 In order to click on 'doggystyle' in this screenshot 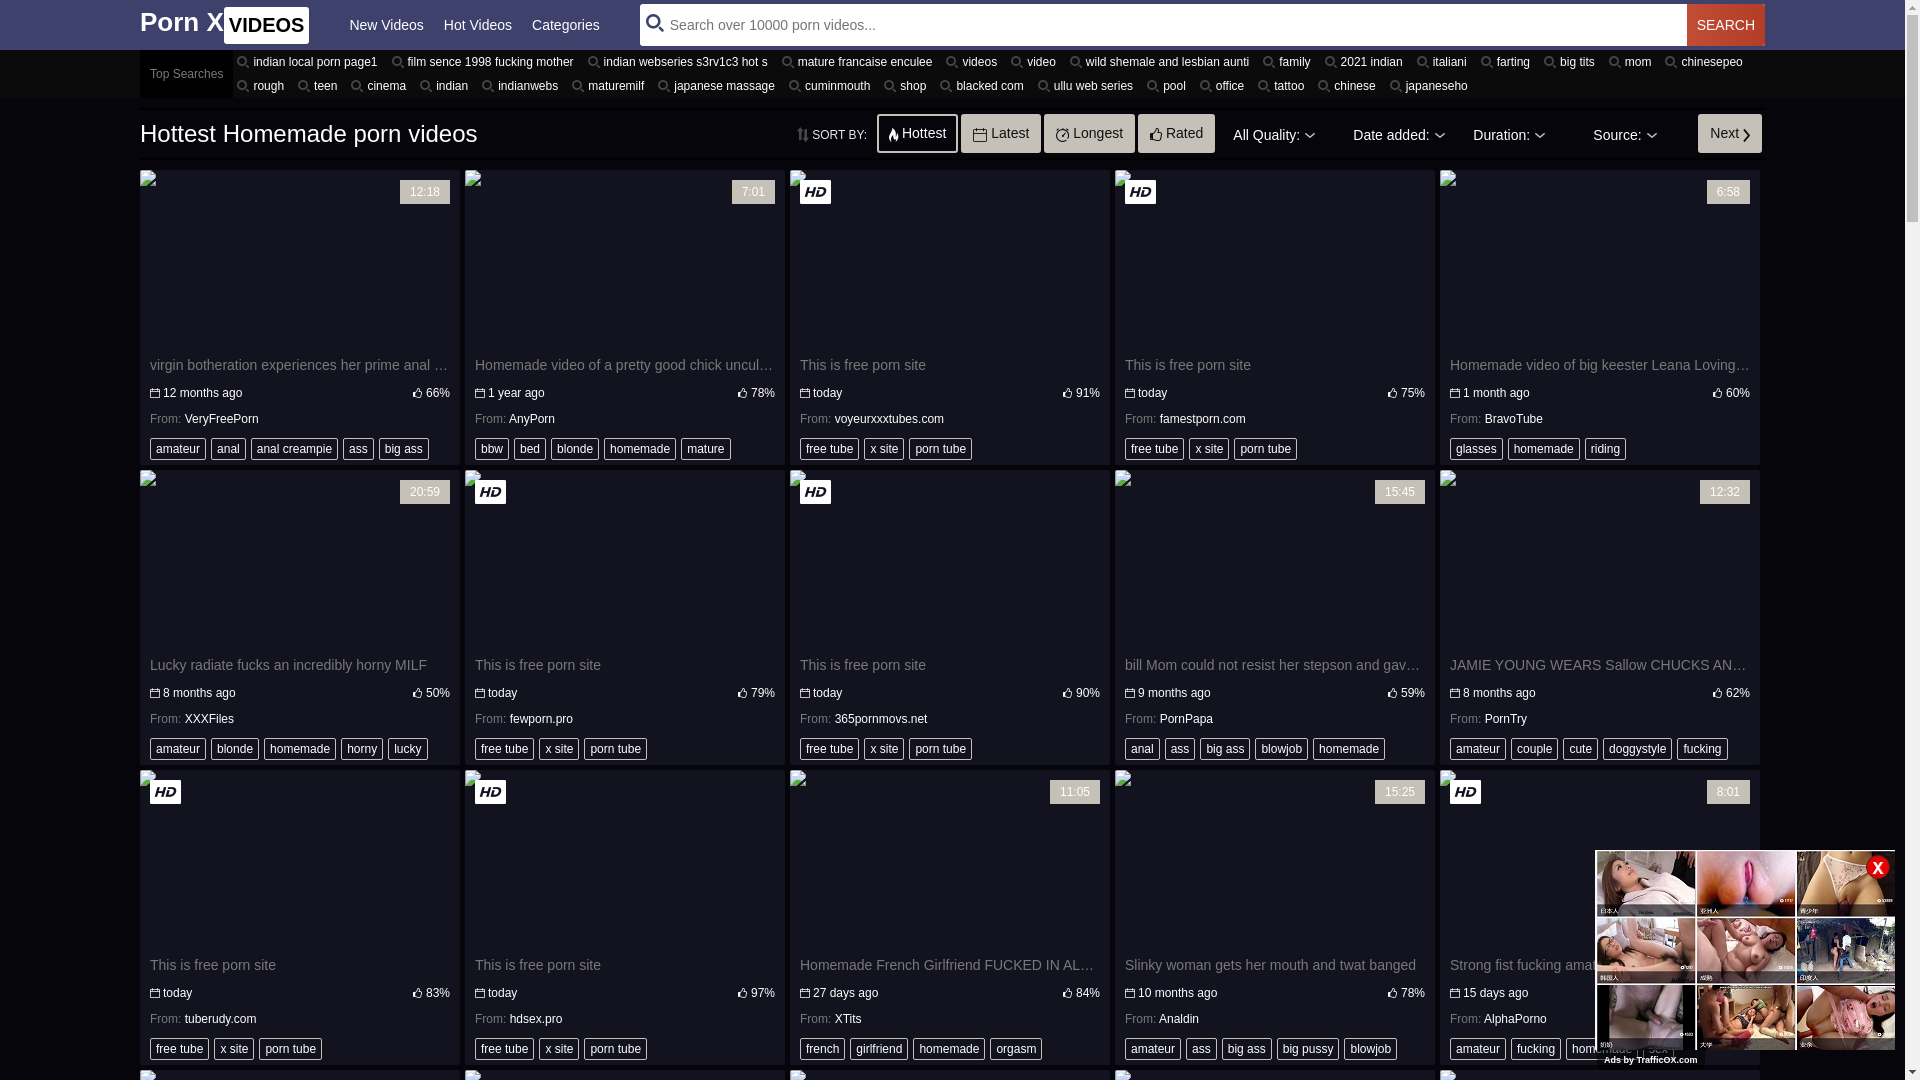, I will do `click(1637, 748)`.